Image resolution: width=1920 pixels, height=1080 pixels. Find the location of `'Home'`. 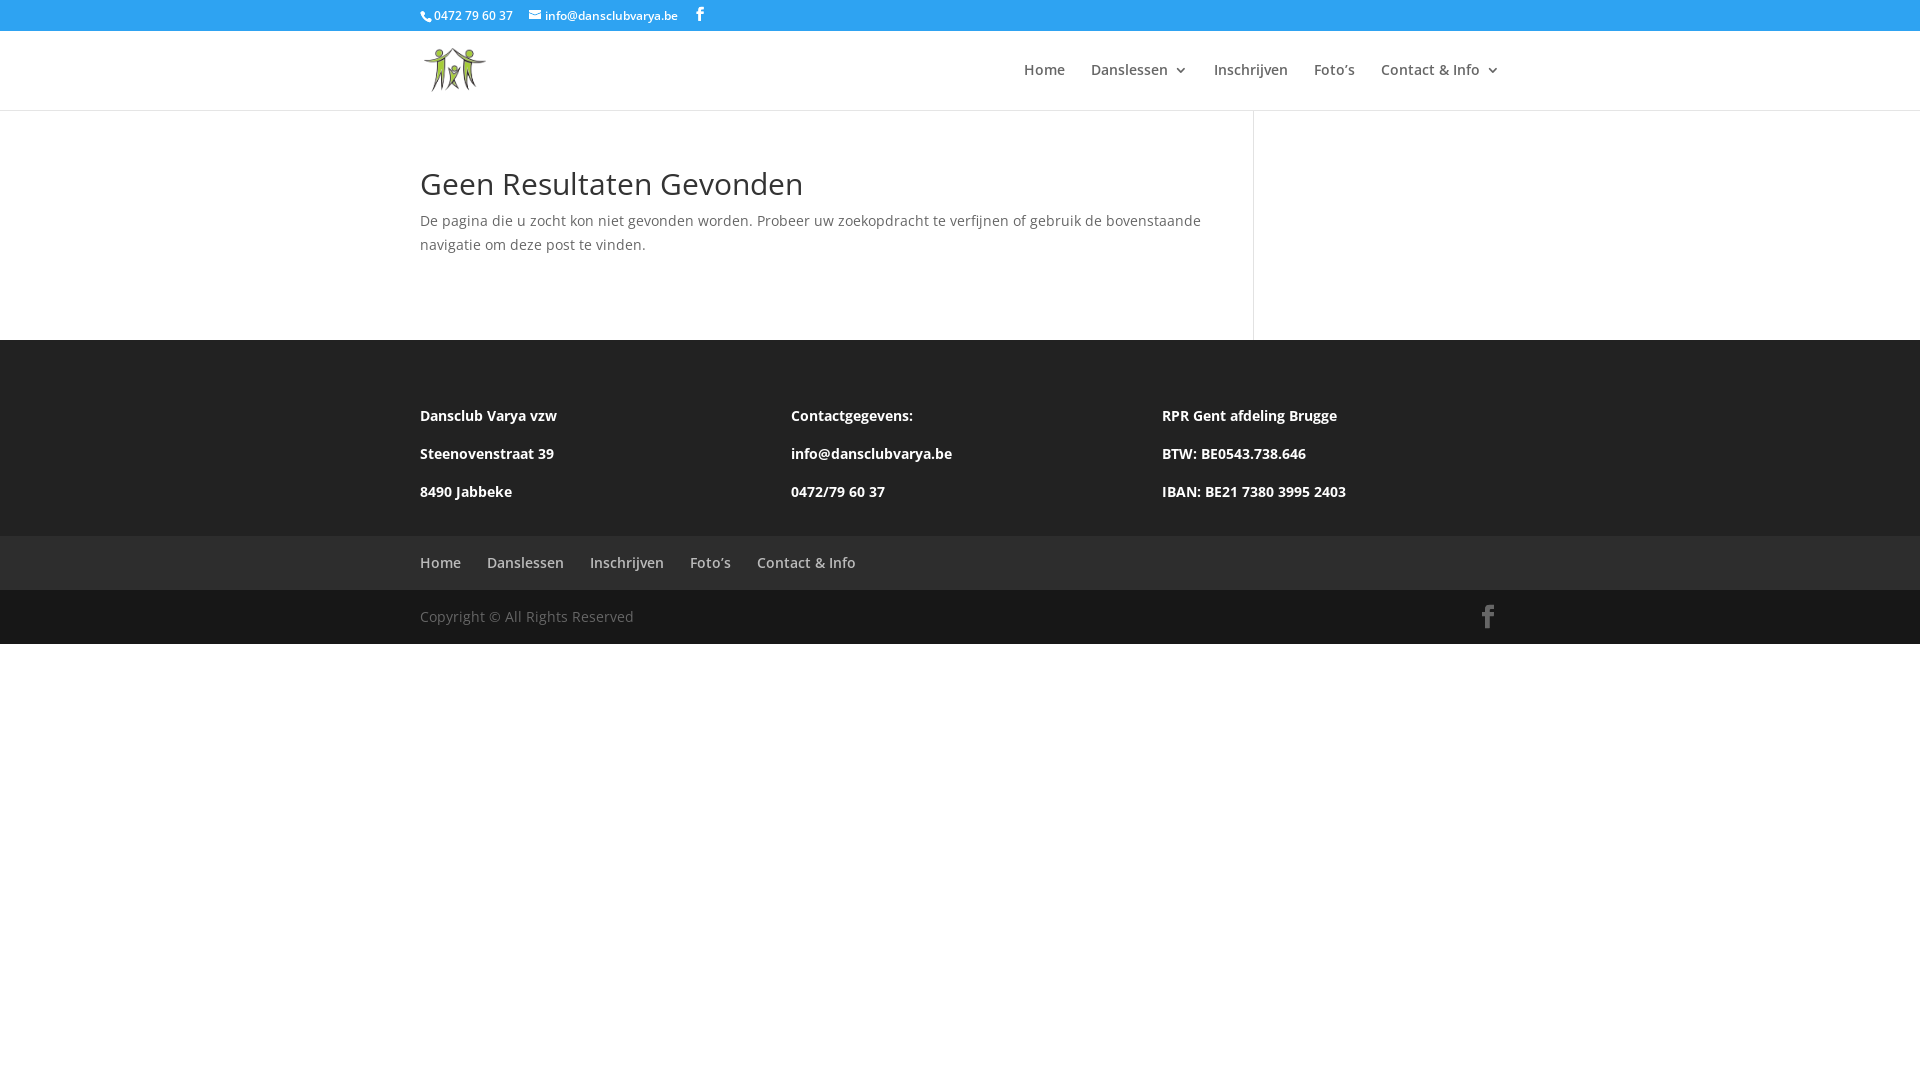

'Home' is located at coordinates (419, 562).